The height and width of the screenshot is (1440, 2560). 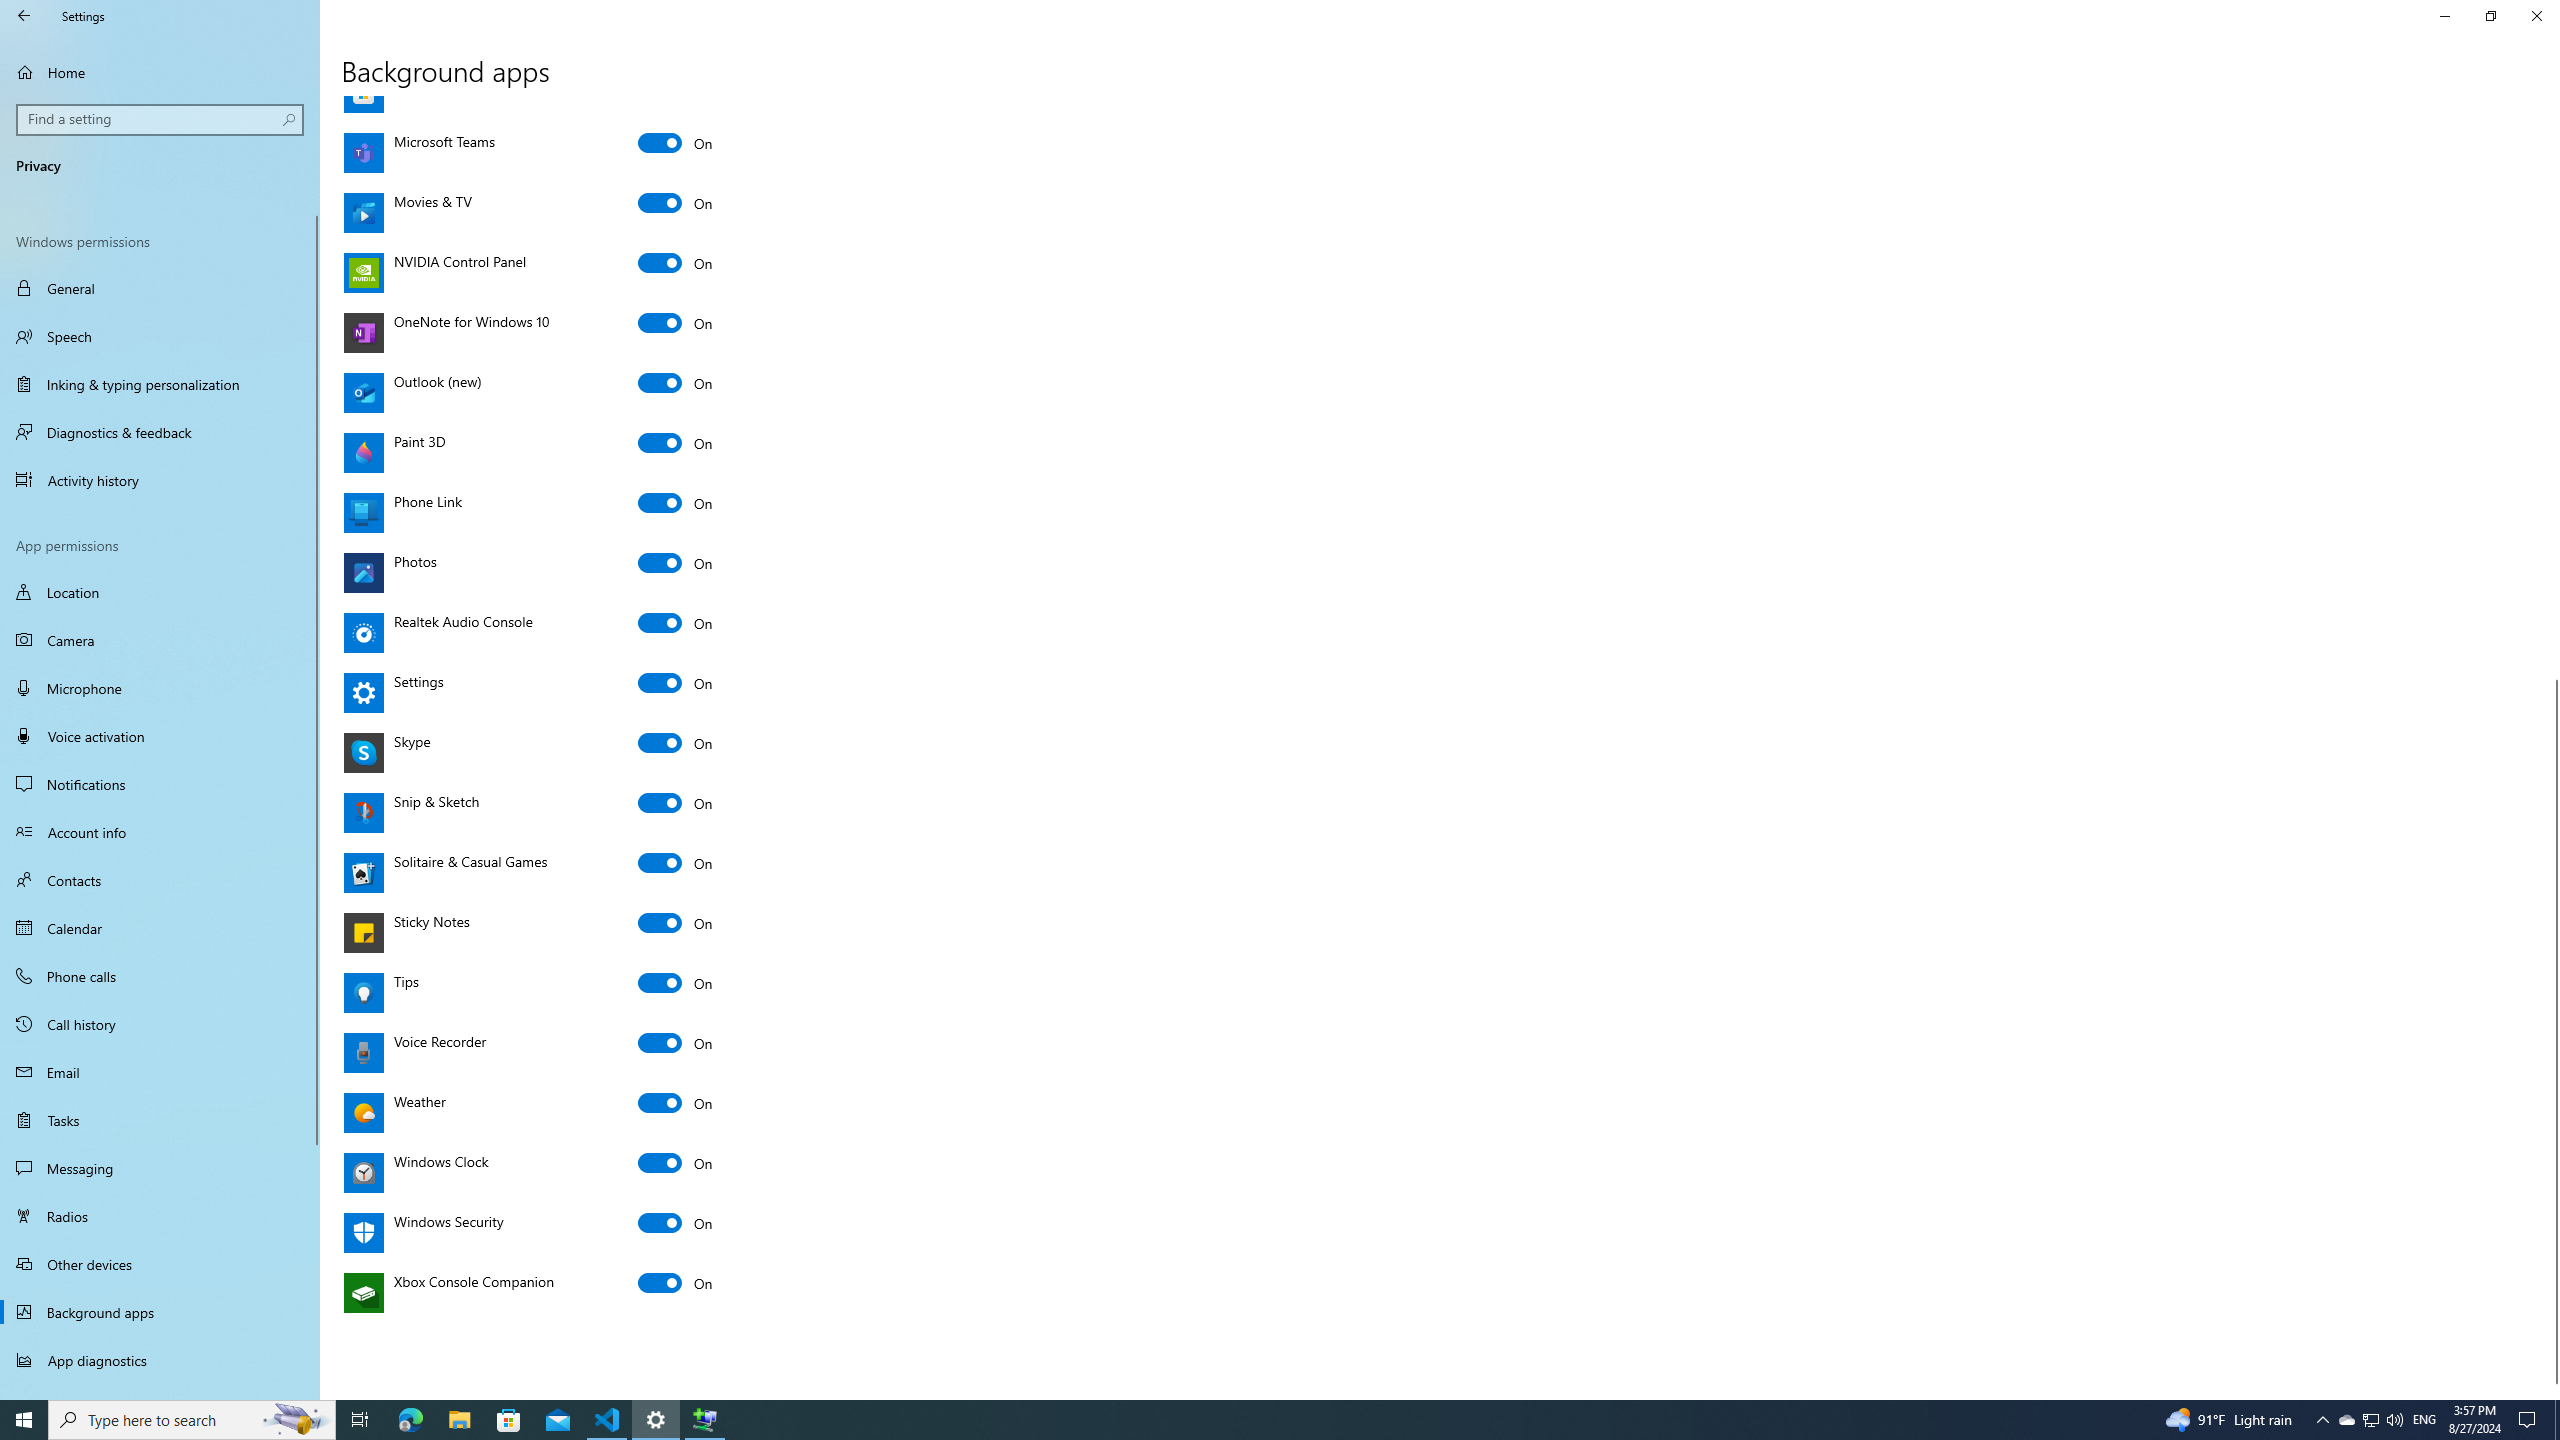 I want to click on 'Paint 3D', so click(x=674, y=443).